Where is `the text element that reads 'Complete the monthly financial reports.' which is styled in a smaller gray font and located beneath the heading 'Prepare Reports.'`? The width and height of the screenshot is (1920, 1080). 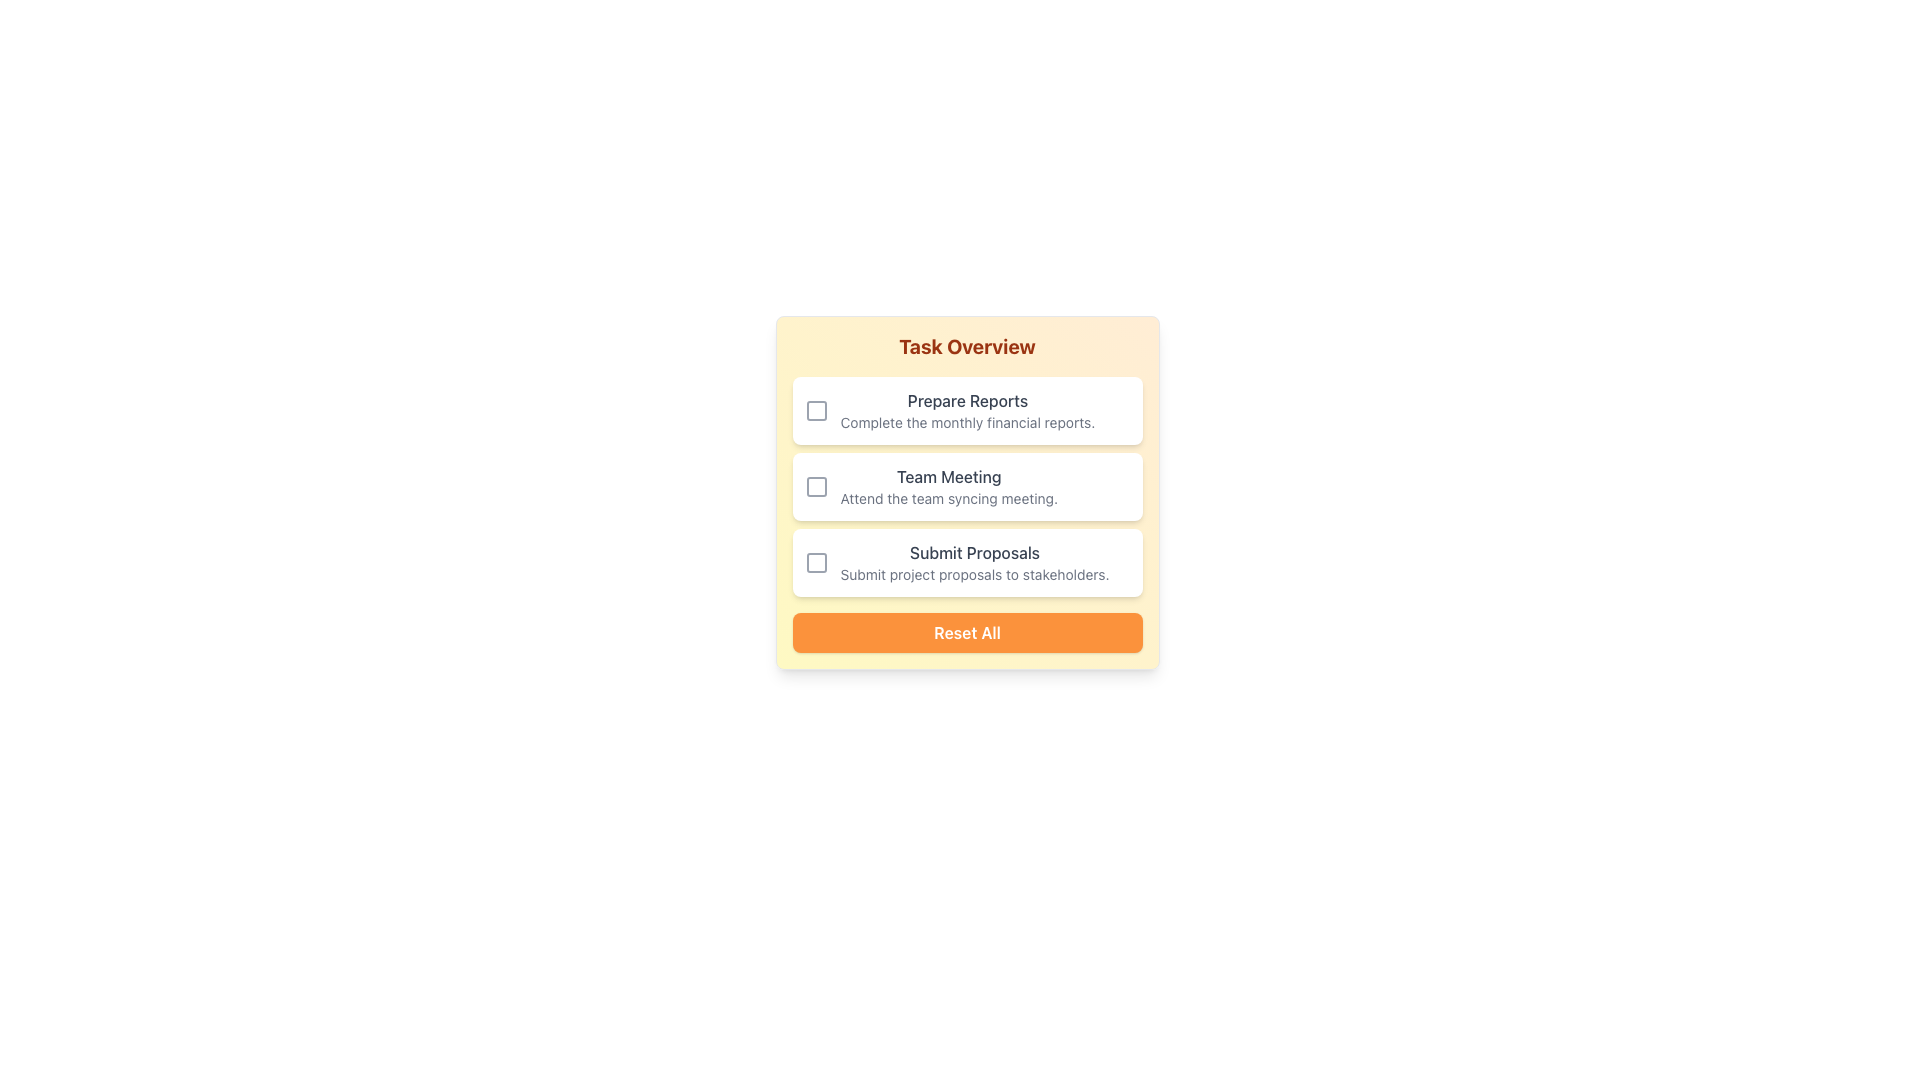
the text element that reads 'Complete the monthly financial reports.' which is styled in a smaller gray font and located beneath the heading 'Prepare Reports.' is located at coordinates (967, 422).